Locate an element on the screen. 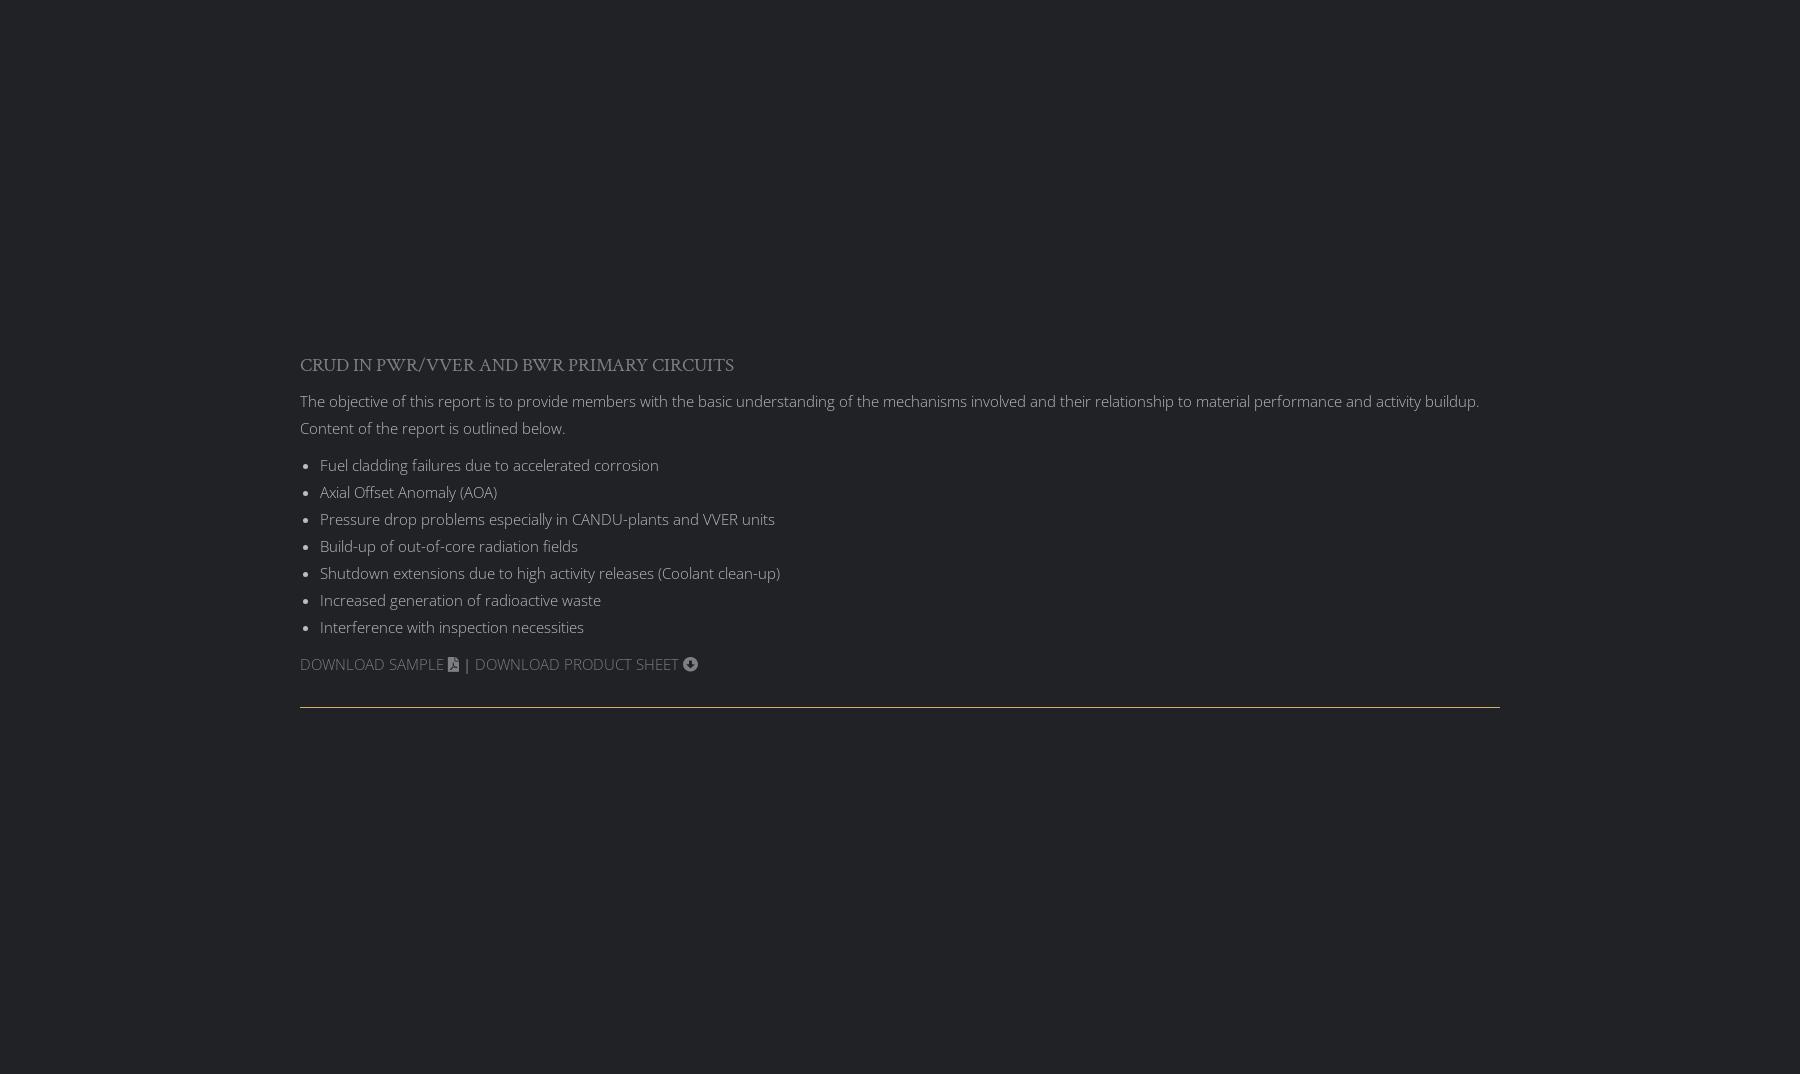  '|' is located at coordinates (465, 661).